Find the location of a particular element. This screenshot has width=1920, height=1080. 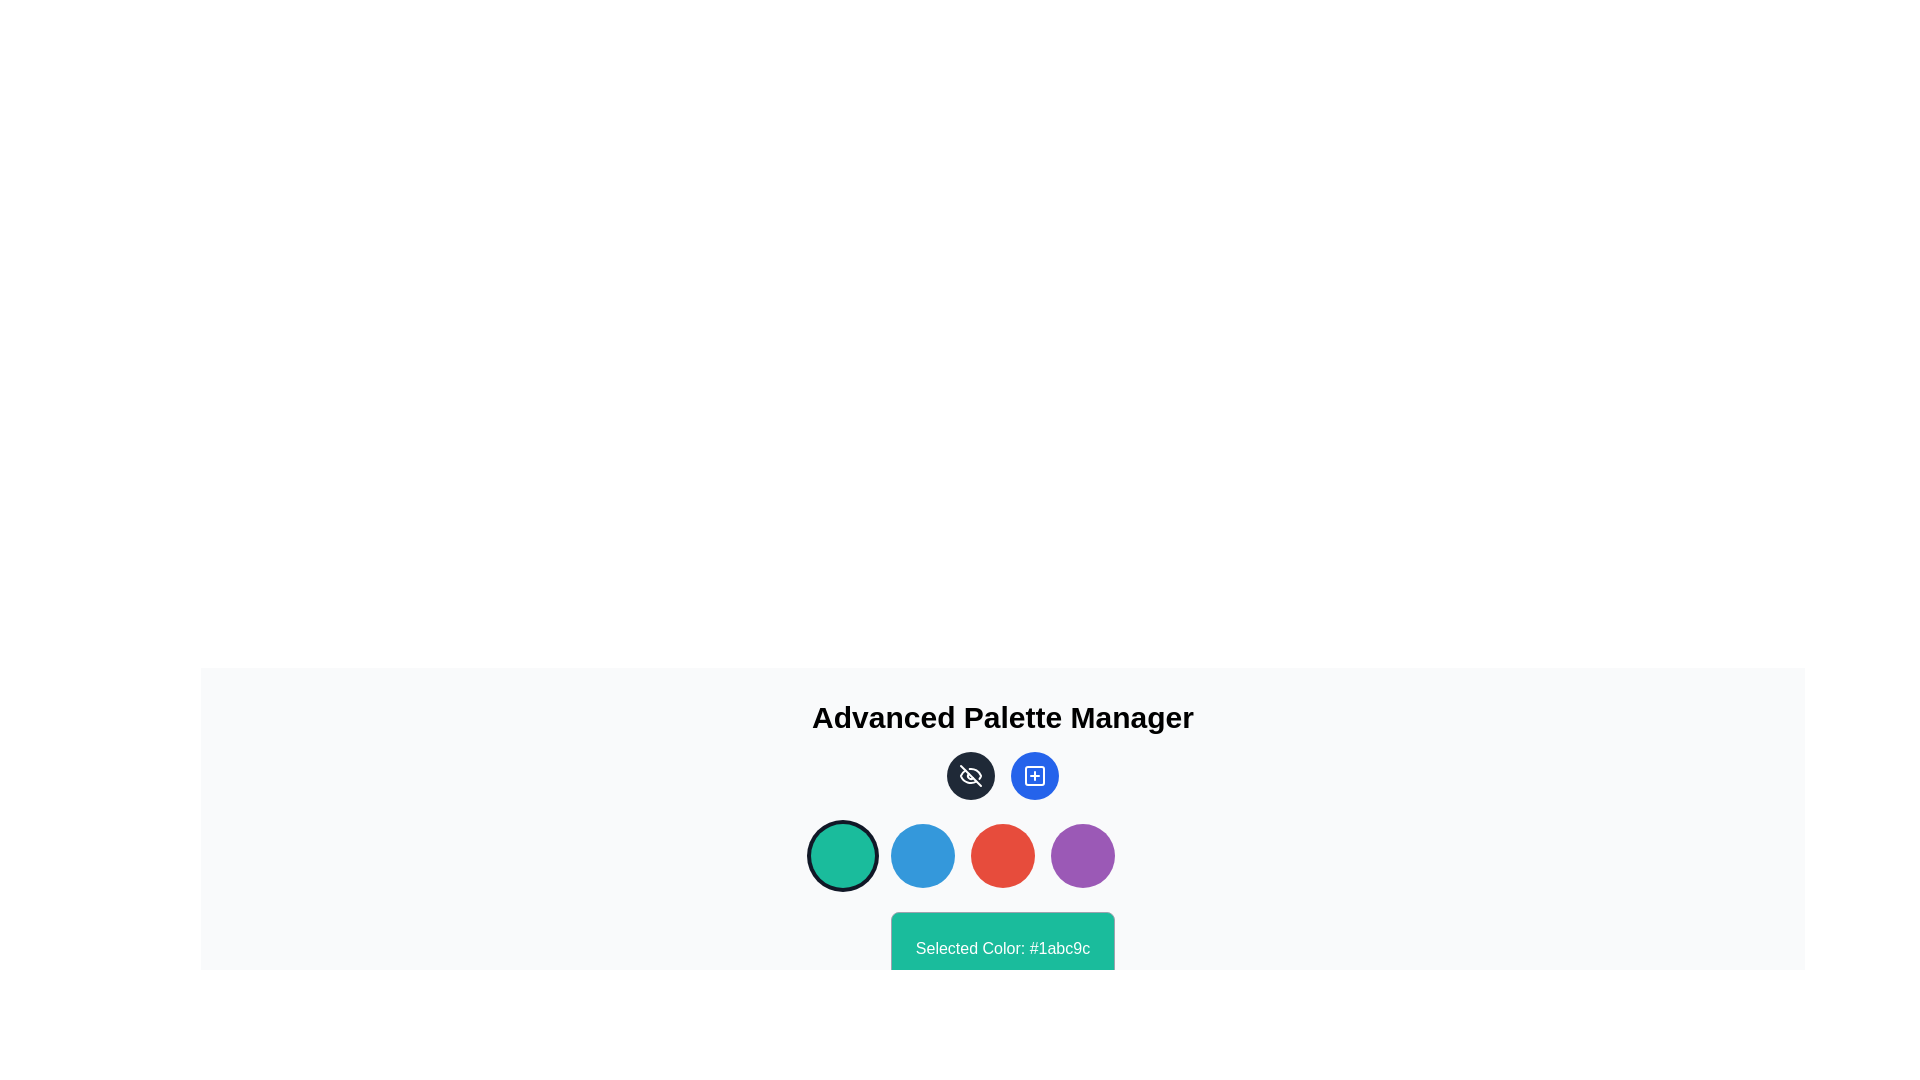

the third circular red icon is located at coordinates (1003, 855).